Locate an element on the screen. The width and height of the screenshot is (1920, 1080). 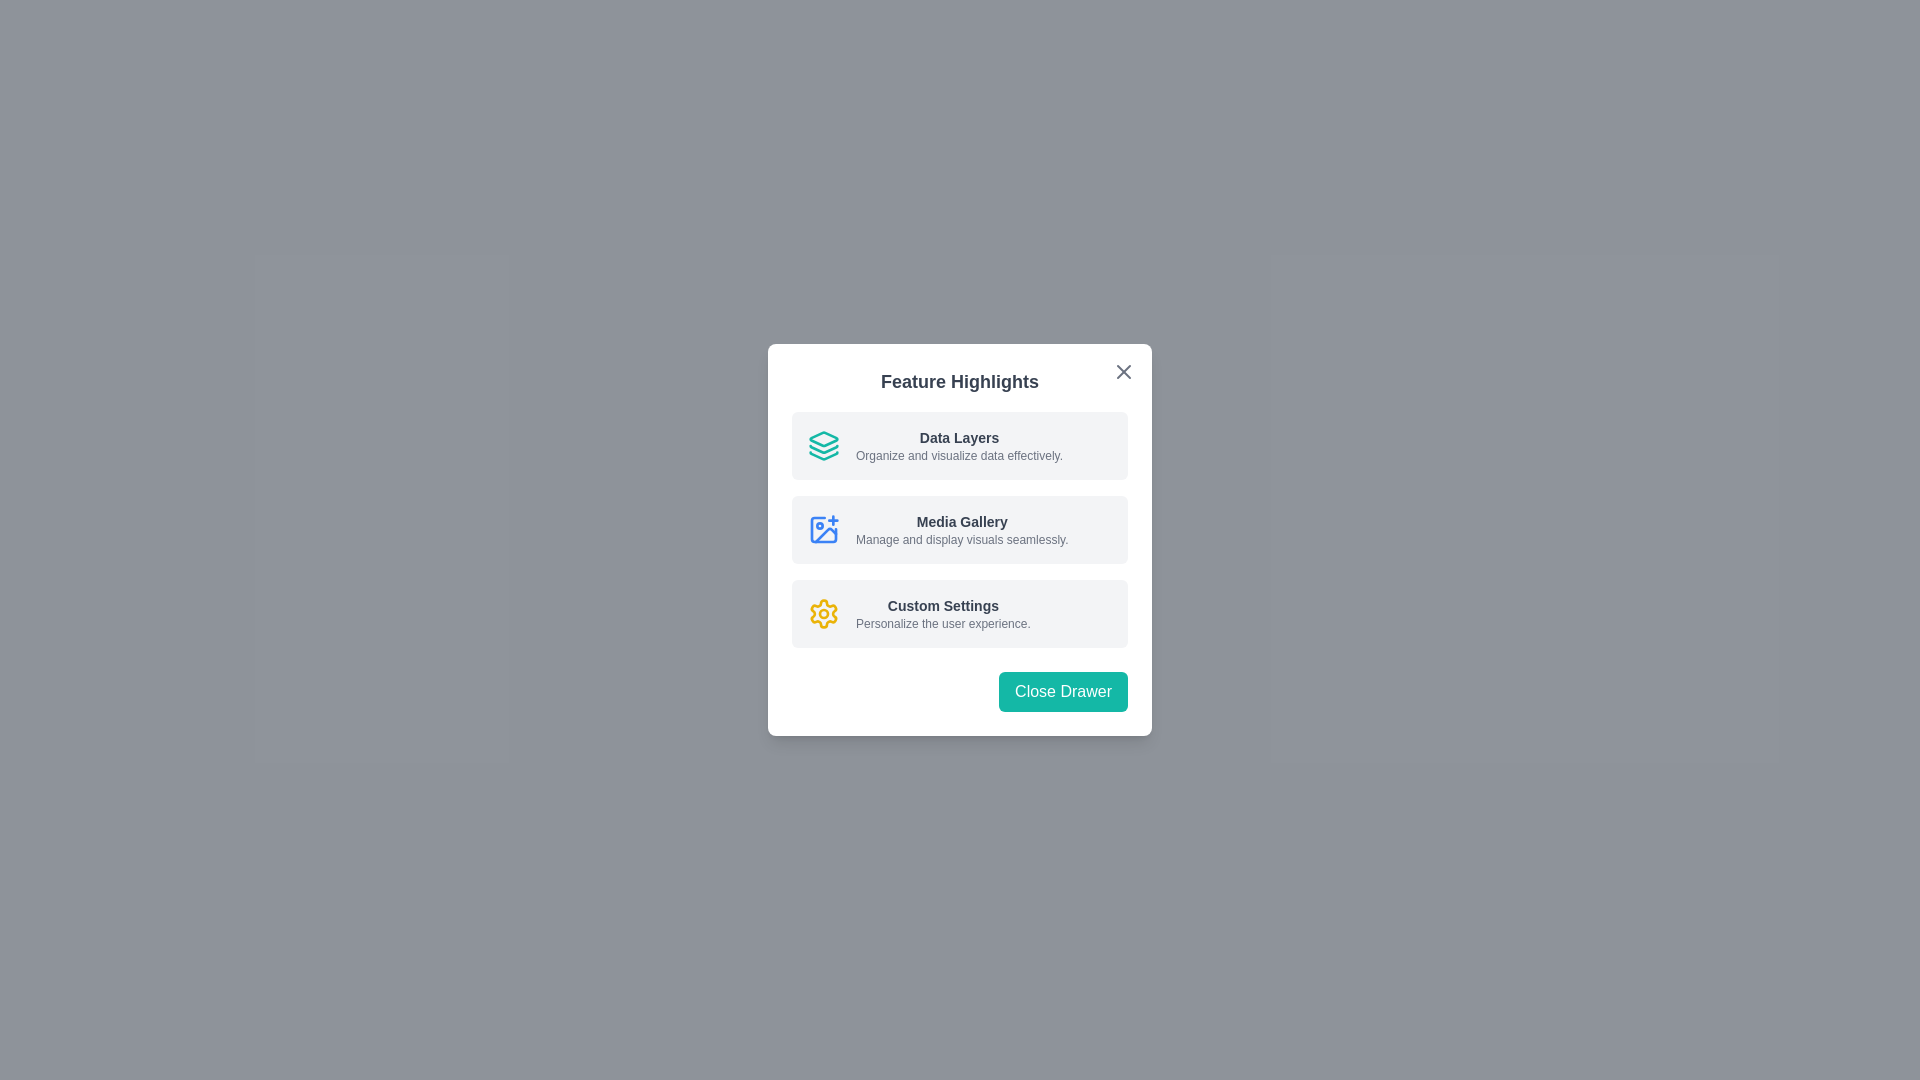
the text label reading 'Organize and visualize data effectively.' located beneath the title 'Data Layers' in the 'Feature Highlights' modal dialog box is located at coordinates (958, 455).